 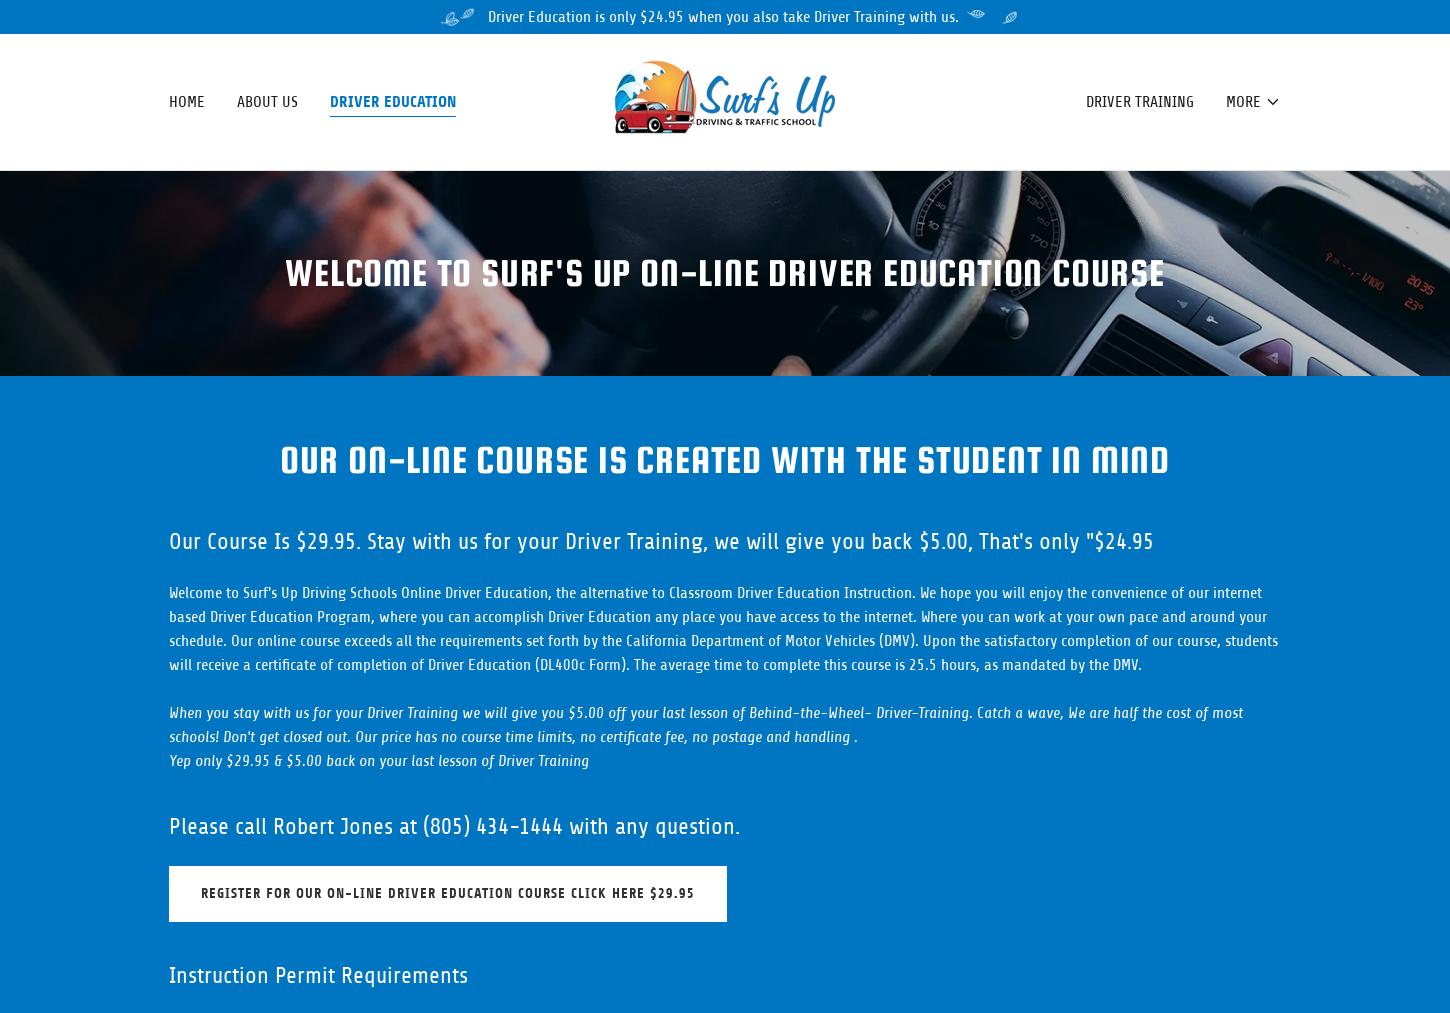 What do you see at coordinates (168, 824) in the screenshot?
I see `'Please call Robert Jones at (805) 434-1444 with any question.'` at bounding box center [168, 824].